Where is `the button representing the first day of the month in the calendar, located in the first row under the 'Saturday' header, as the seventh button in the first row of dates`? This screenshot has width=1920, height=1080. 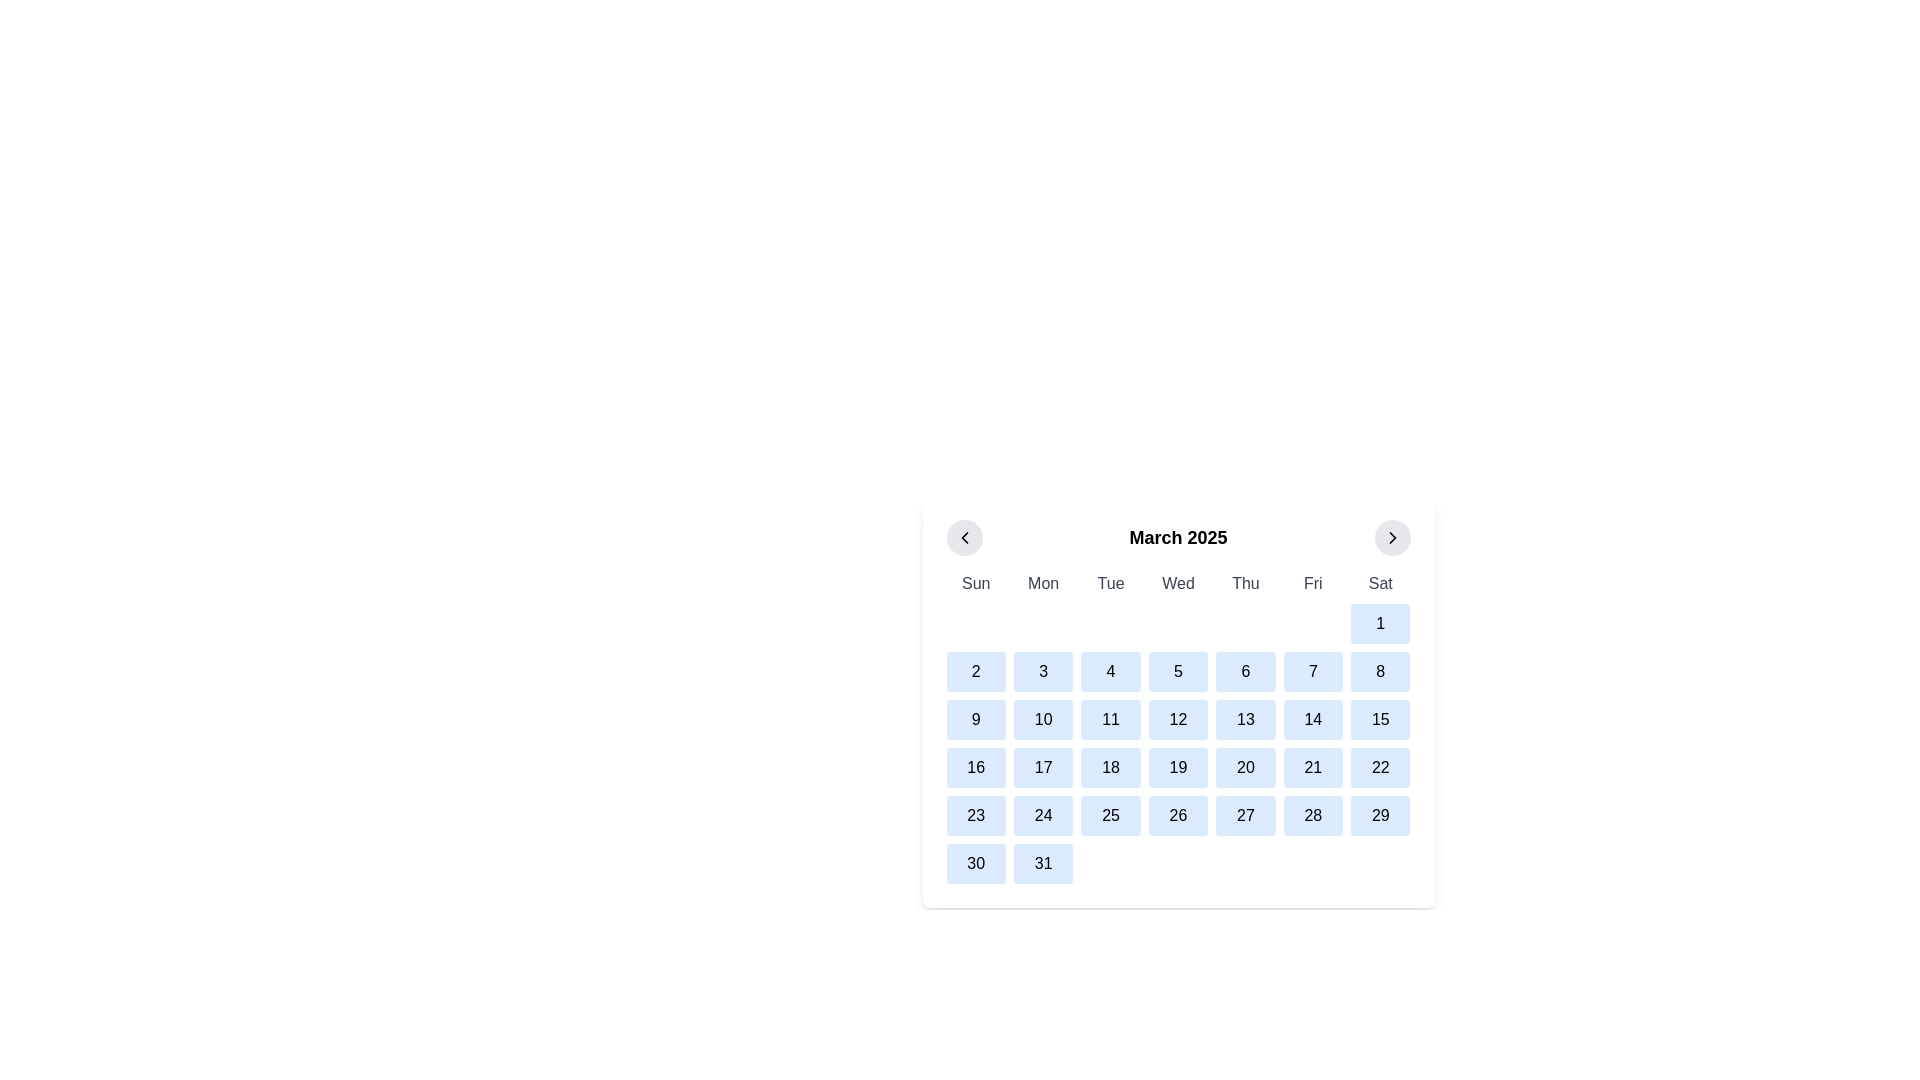
the button representing the first day of the month in the calendar, located in the first row under the 'Saturday' header, as the seventh button in the first row of dates is located at coordinates (1379, 623).